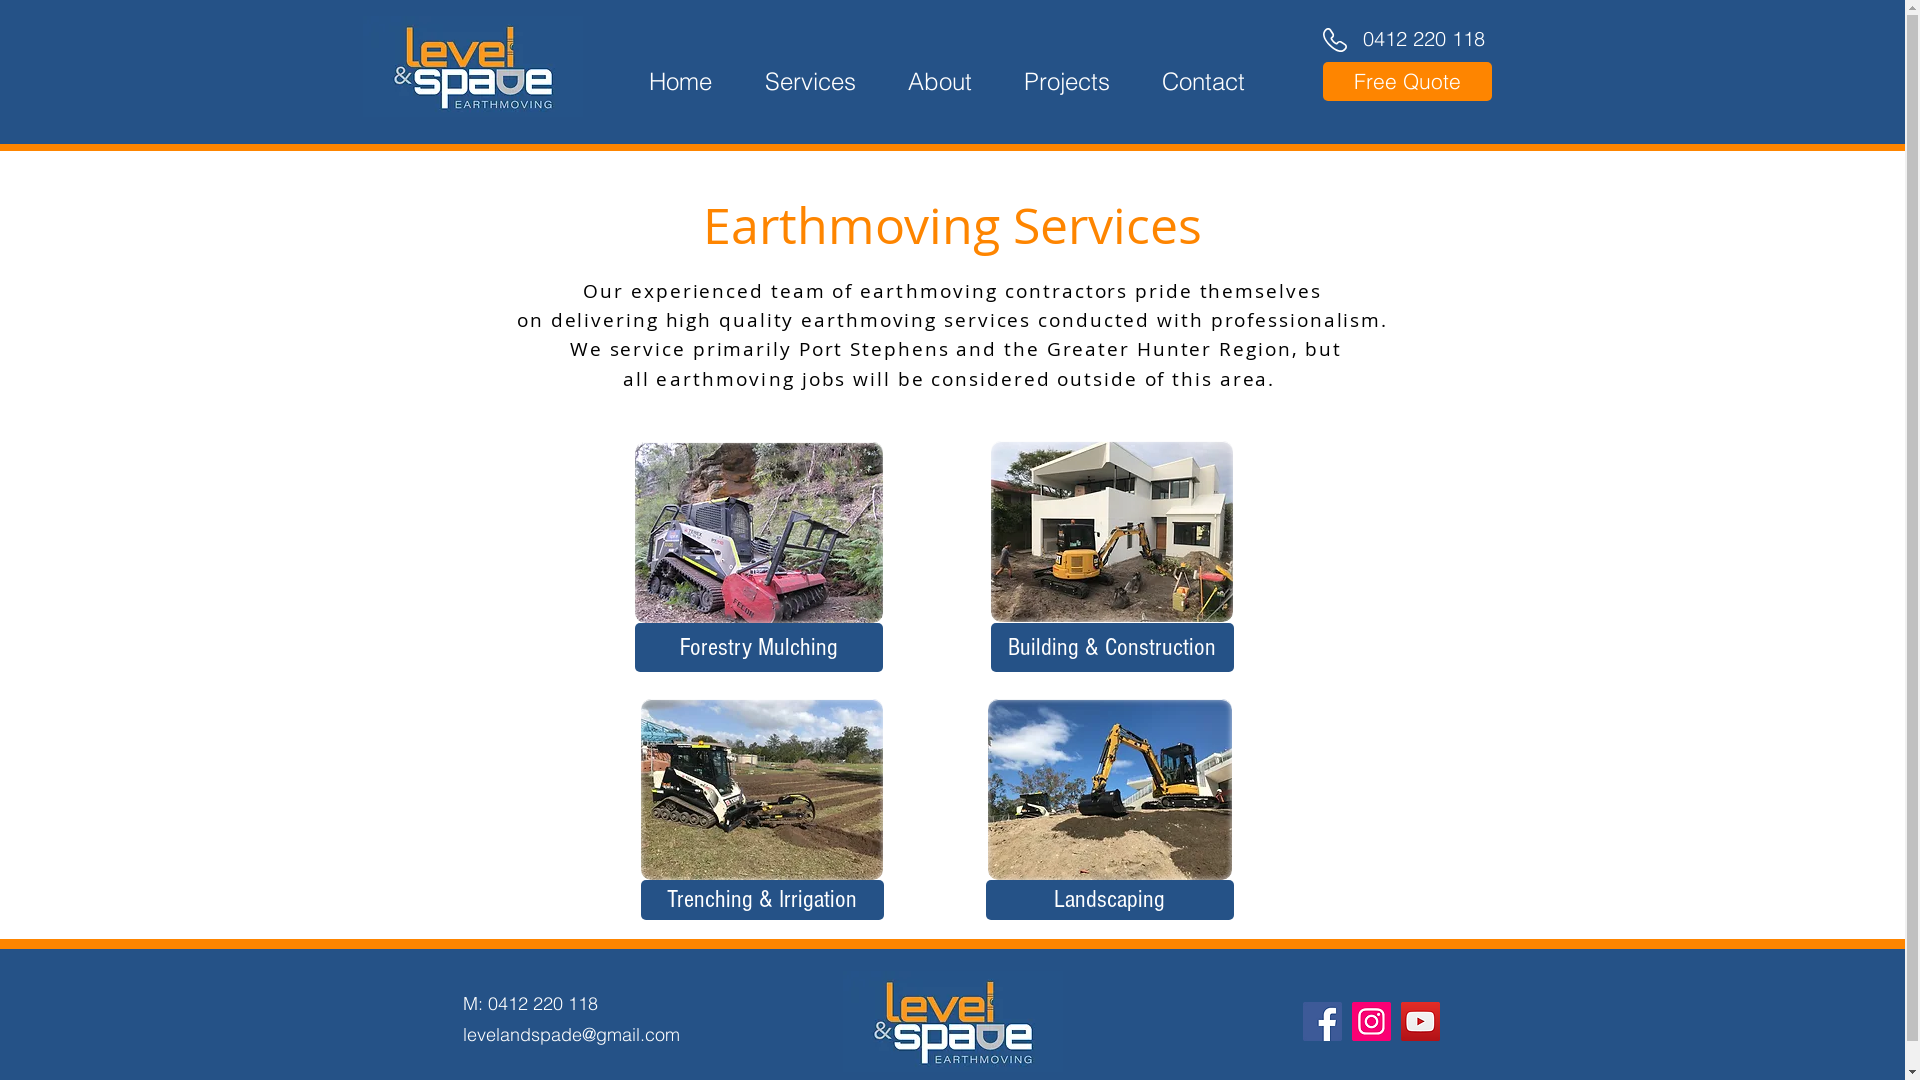 This screenshot has width=1920, height=1080. What do you see at coordinates (885, 80) in the screenshot?
I see `'About'` at bounding box center [885, 80].